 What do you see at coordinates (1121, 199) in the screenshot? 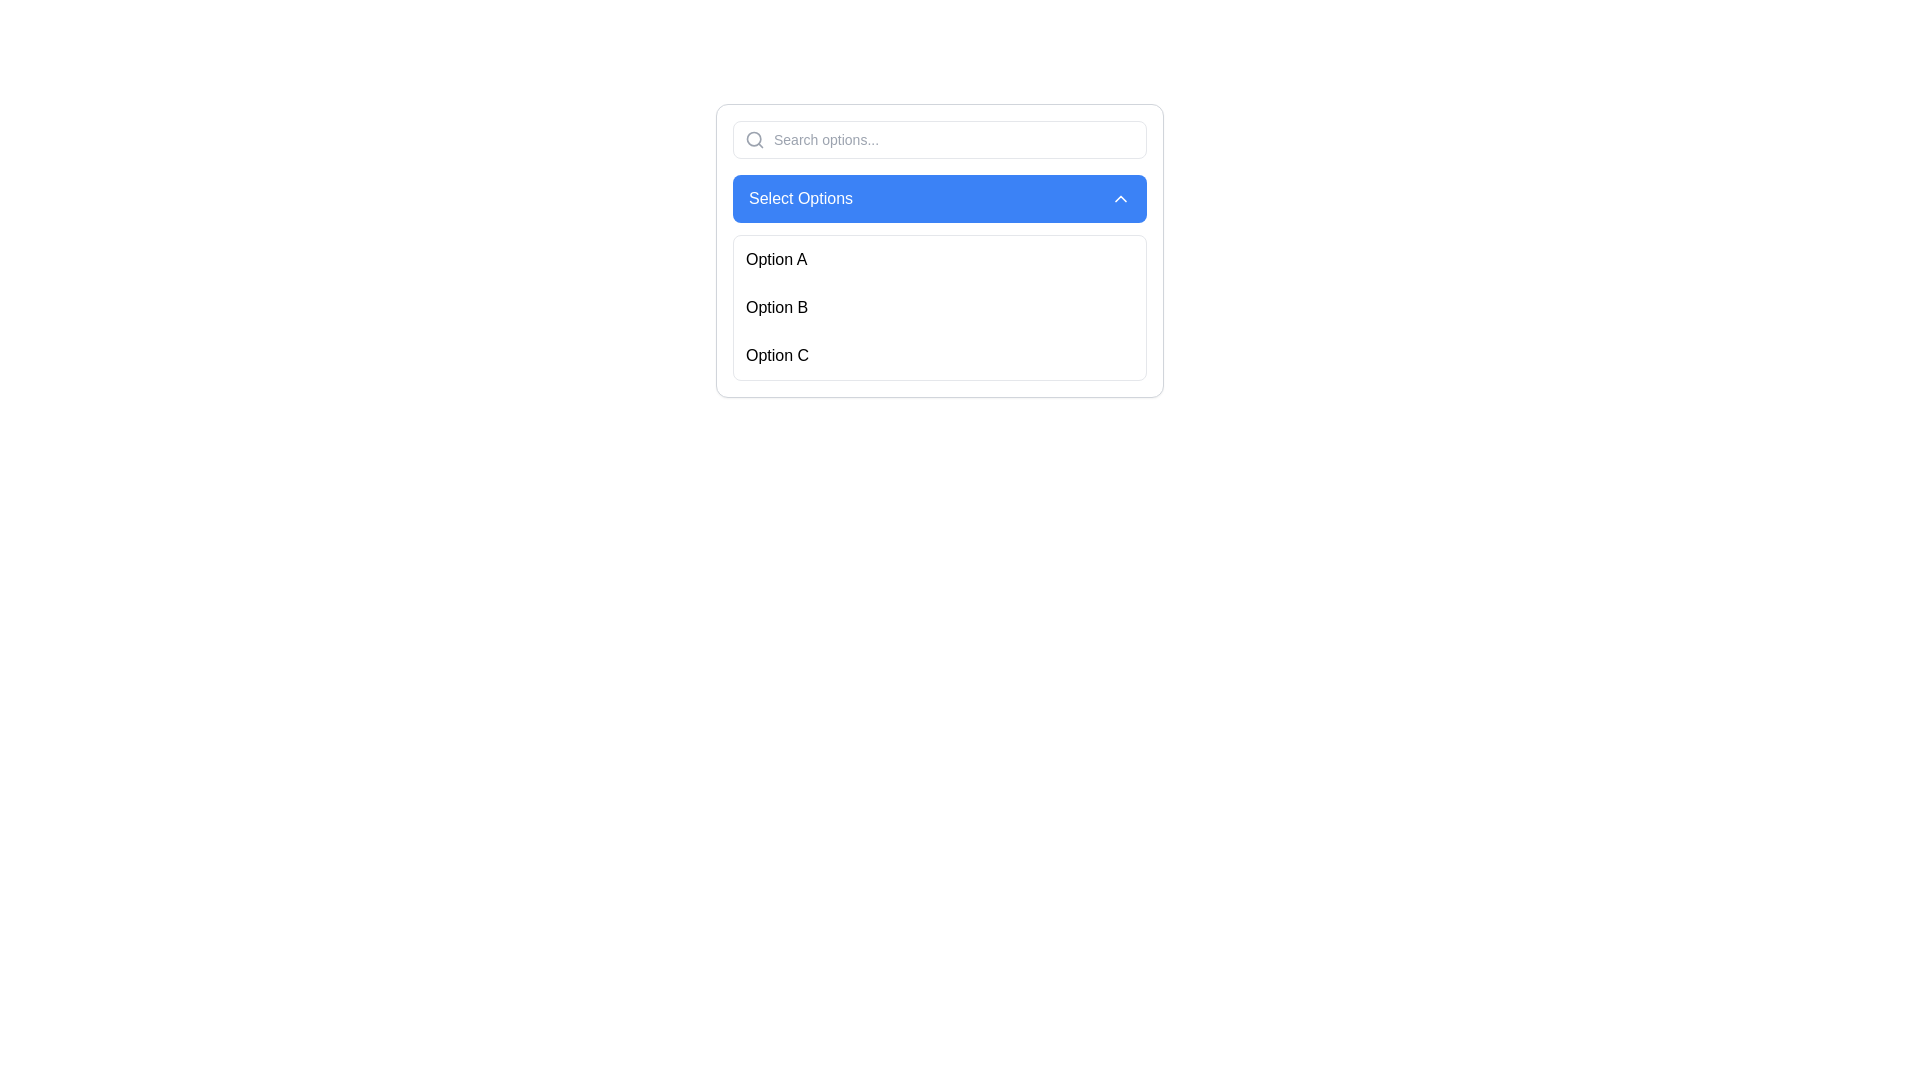
I see `the upward-pointing chevron arrow icon button, which has a blue background and is part of the 'Select Options' dropdown menu` at bounding box center [1121, 199].